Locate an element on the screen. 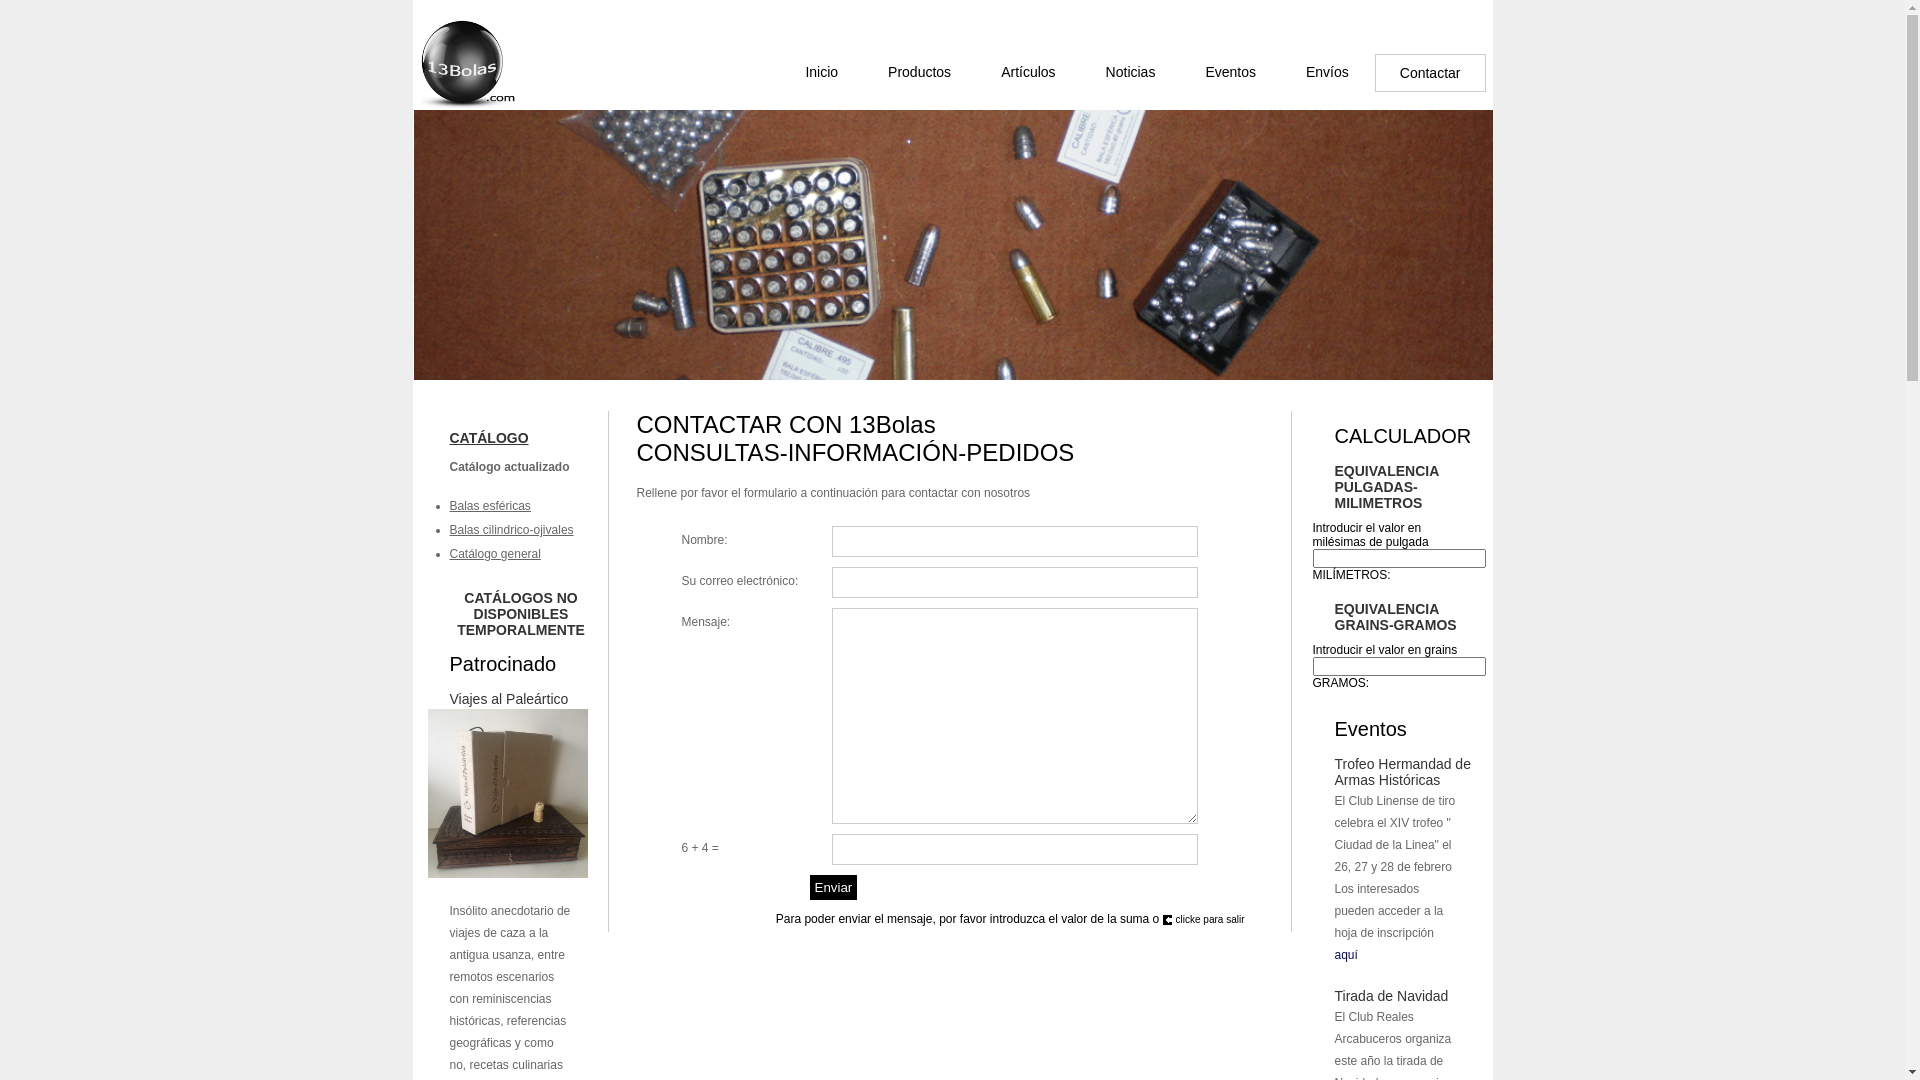 The width and height of the screenshot is (1920, 1080). 'Introducir el valor en grains' is located at coordinates (1383, 650).